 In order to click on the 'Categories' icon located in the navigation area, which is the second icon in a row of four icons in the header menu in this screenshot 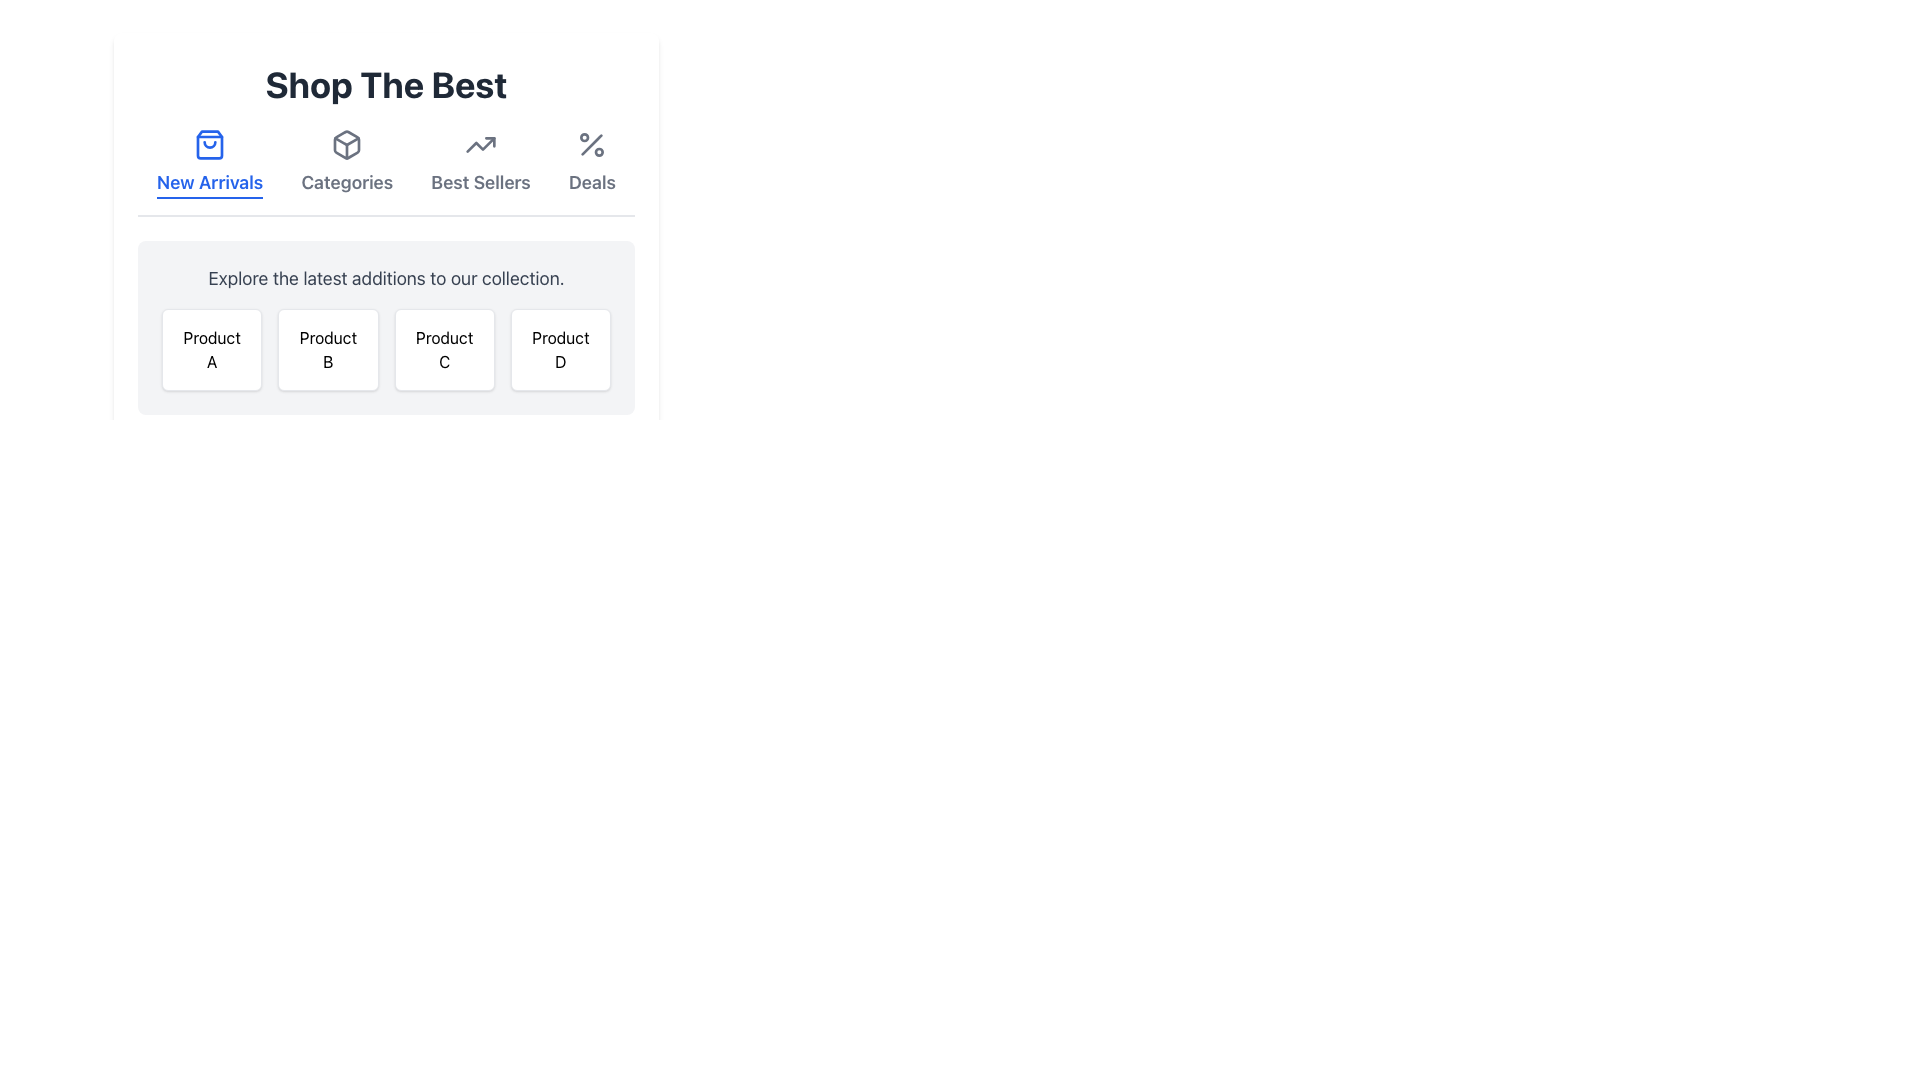, I will do `click(347, 140)`.